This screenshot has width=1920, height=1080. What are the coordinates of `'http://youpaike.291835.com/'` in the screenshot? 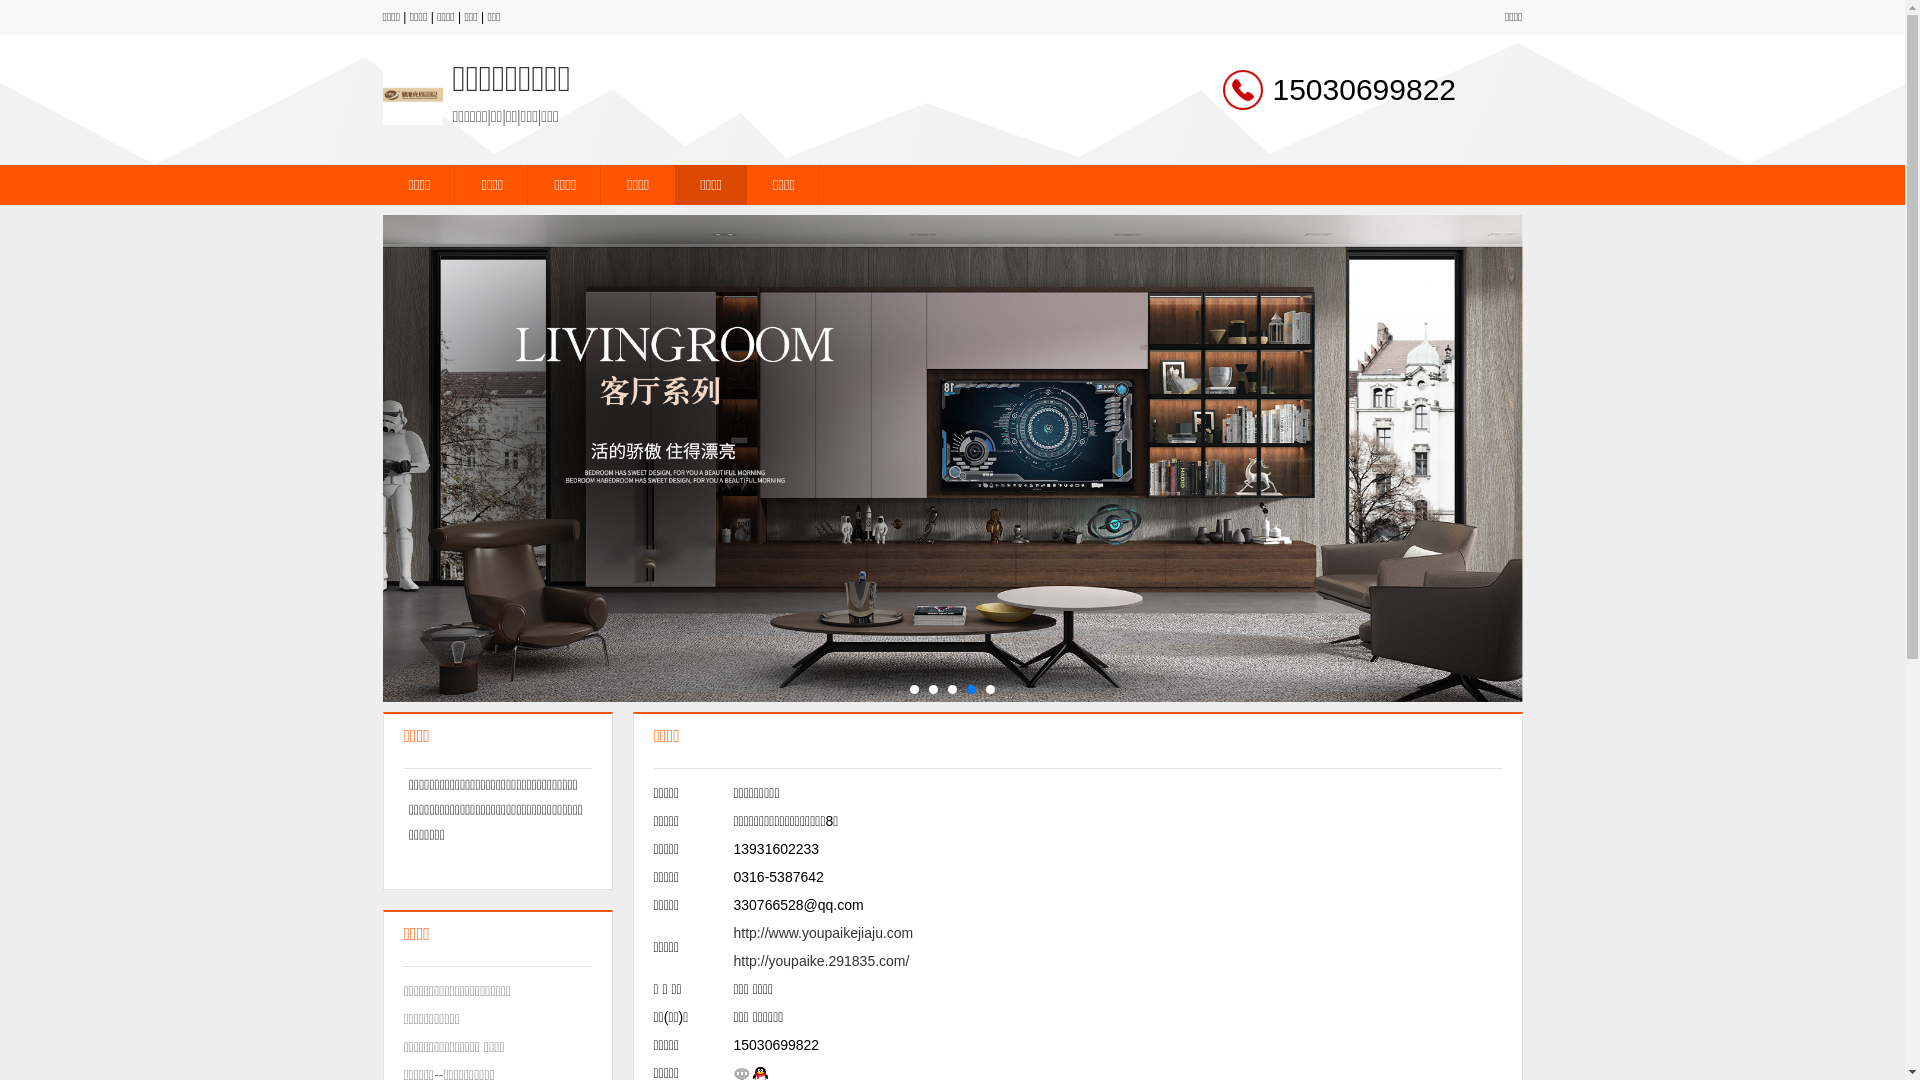 It's located at (821, 959).